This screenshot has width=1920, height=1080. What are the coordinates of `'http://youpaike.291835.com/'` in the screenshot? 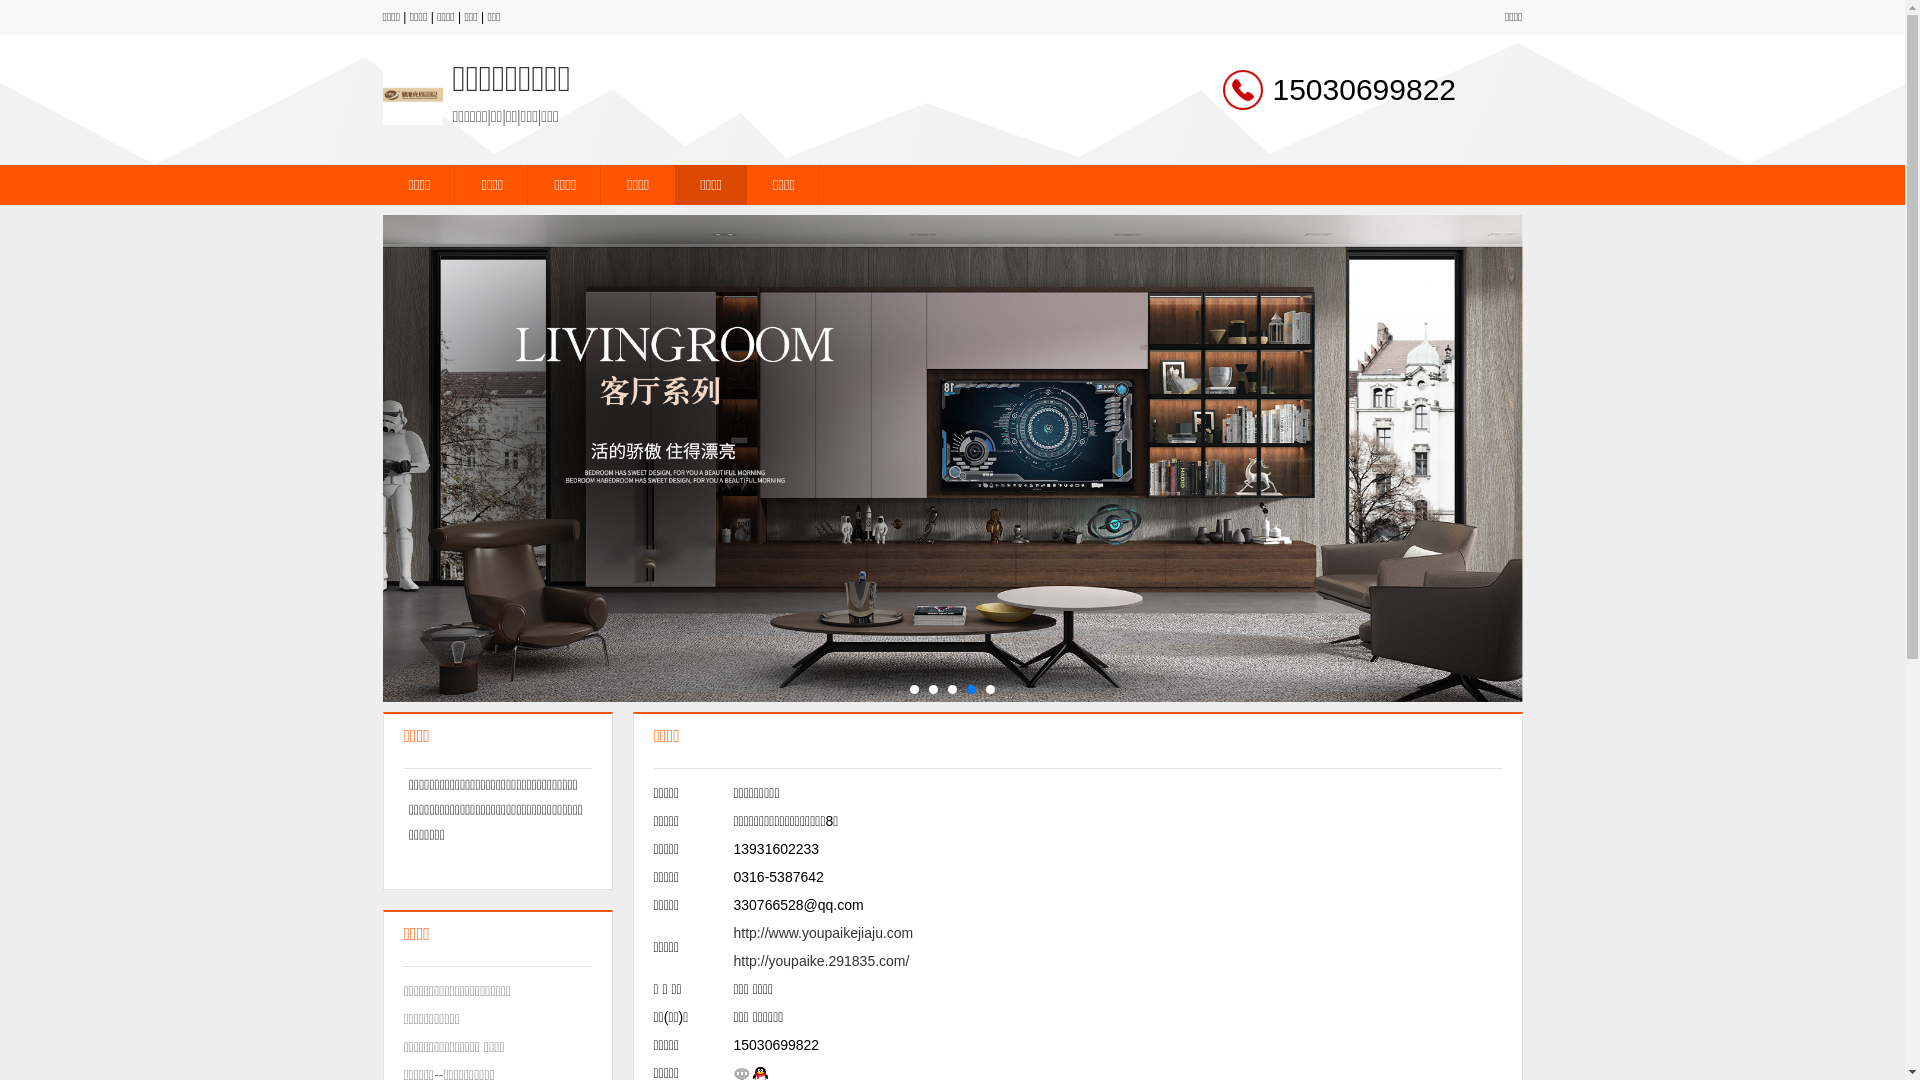 It's located at (821, 959).